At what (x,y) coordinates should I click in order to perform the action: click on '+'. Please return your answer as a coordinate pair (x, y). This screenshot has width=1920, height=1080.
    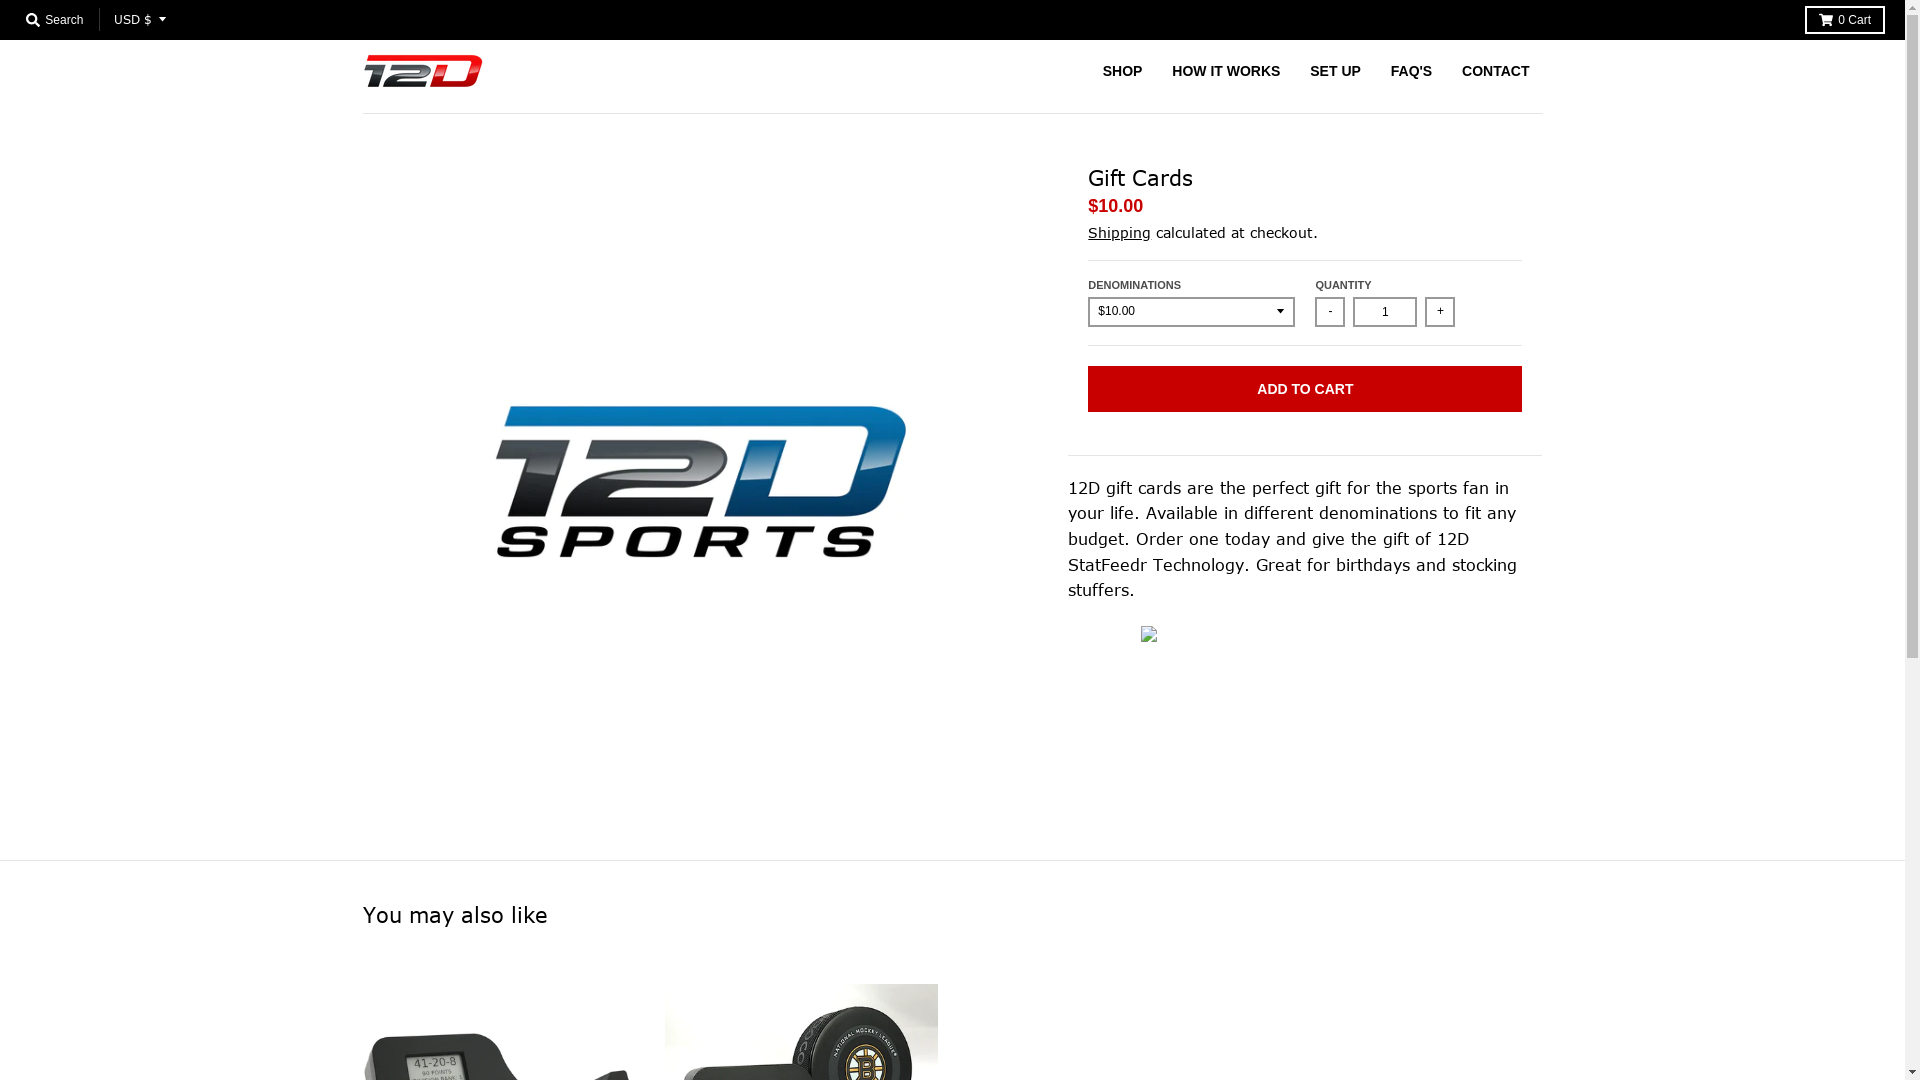
    Looking at the image, I should click on (1424, 312).